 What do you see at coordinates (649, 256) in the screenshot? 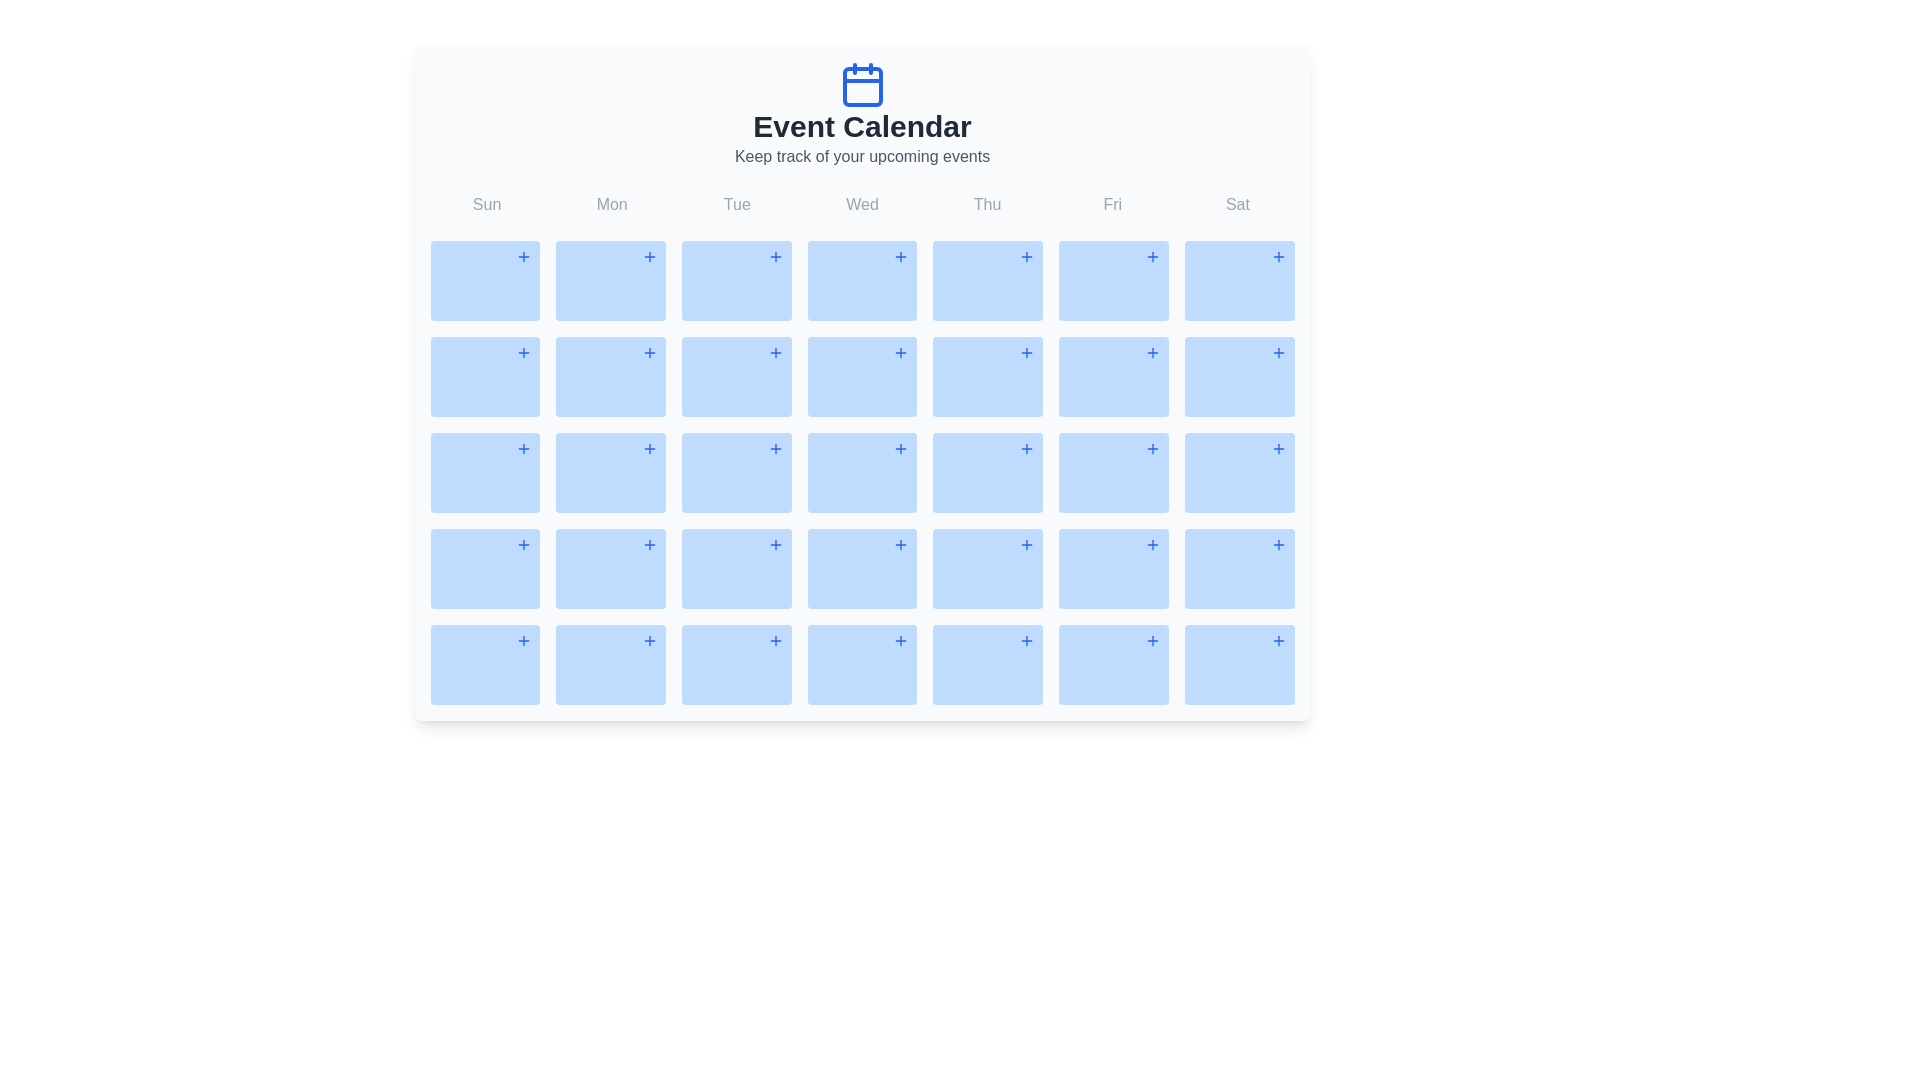
I see `the button located at the top-right corner of the blue card in the second column (Monday) of the calendar grid layout` at bounding box center [649, 256].